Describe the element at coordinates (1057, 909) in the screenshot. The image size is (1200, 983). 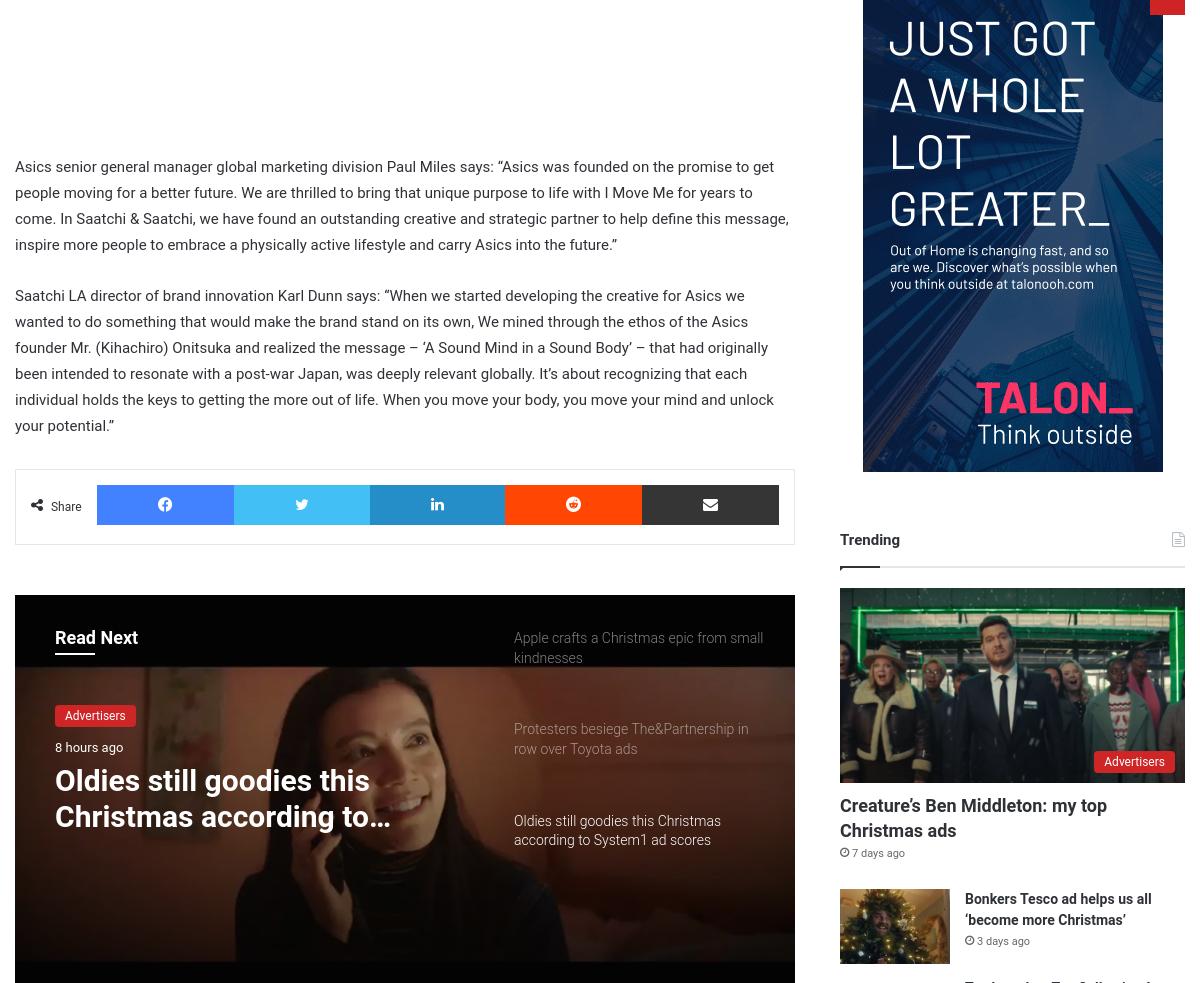
I see `'Bonkers Tesco ad helps us all ‘become more Christmas’'` at that location.